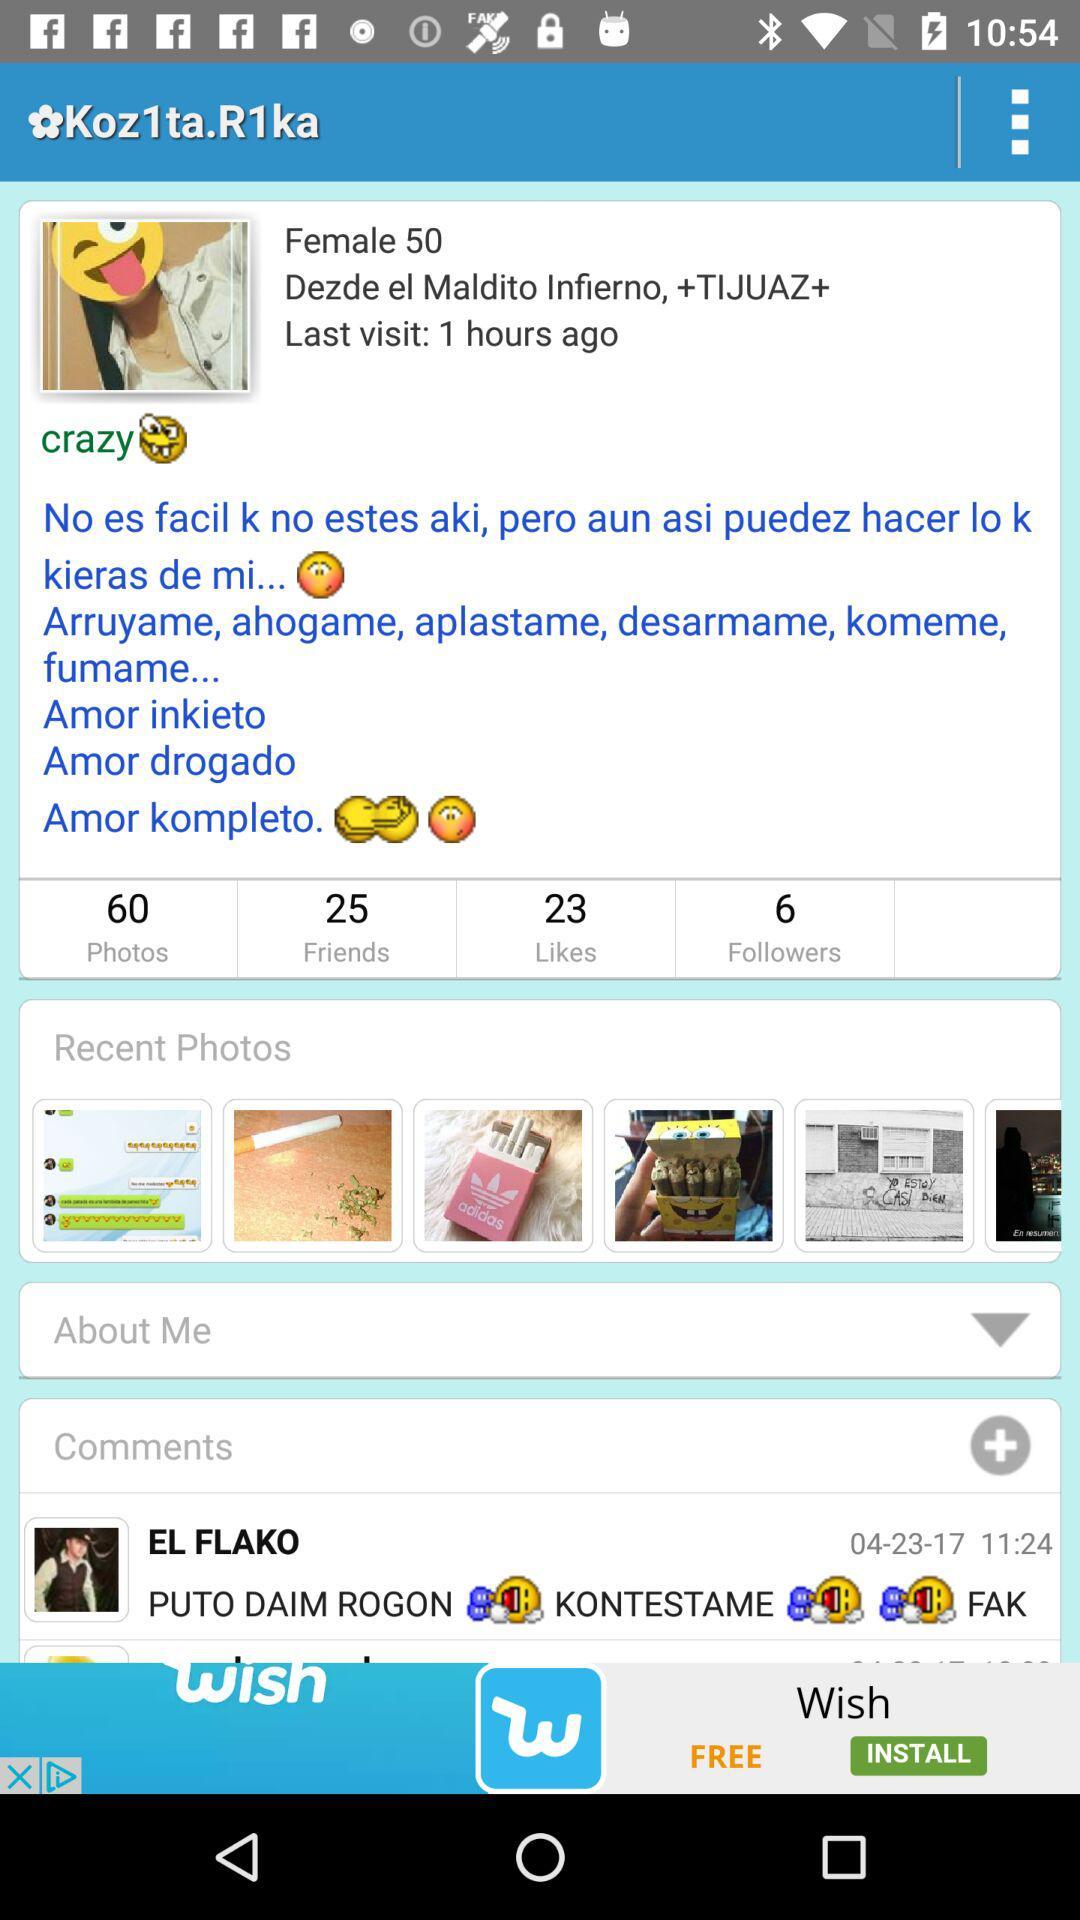 The width and height of the screenshot is (1080, 1920). Describe the element at coordinates (1000, 1445) in the screenshot. I see `the add icon` at that location.